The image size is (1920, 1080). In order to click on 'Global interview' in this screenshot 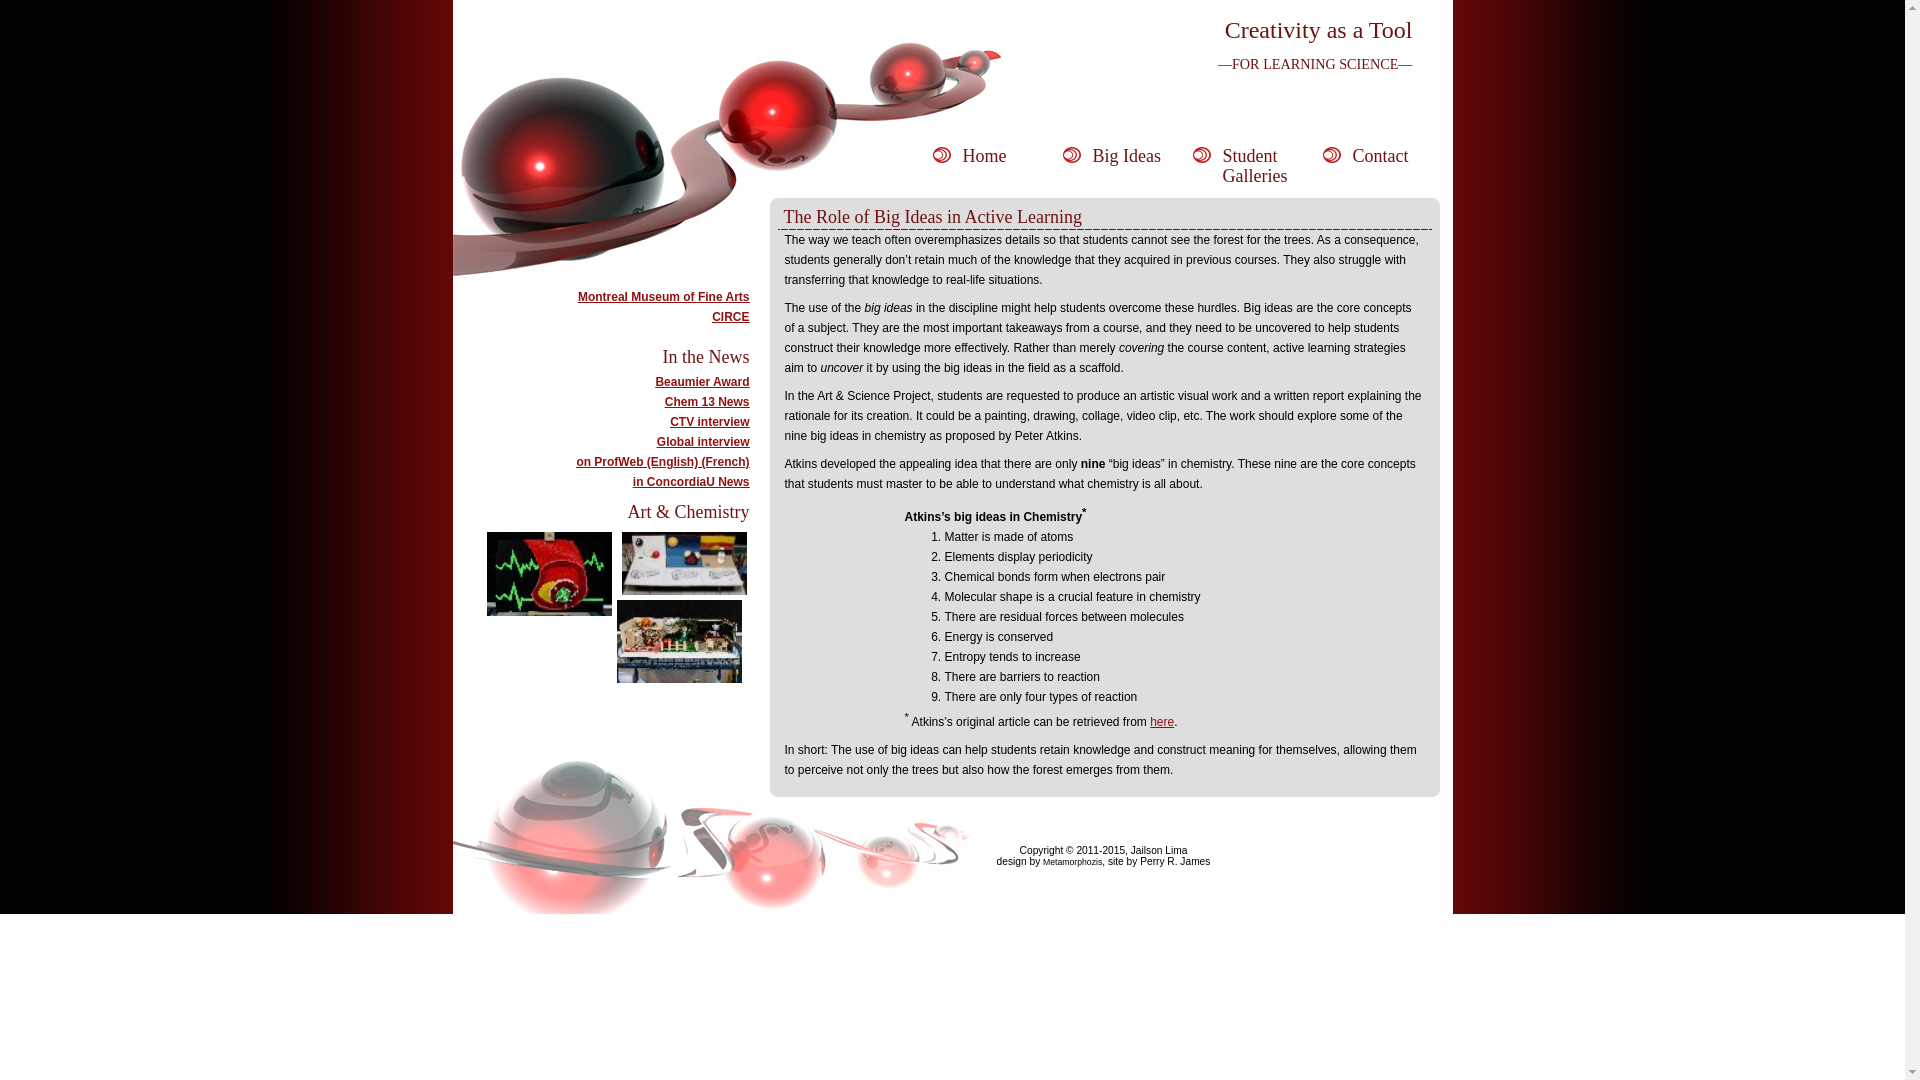, I will do `click(703, 441)`.